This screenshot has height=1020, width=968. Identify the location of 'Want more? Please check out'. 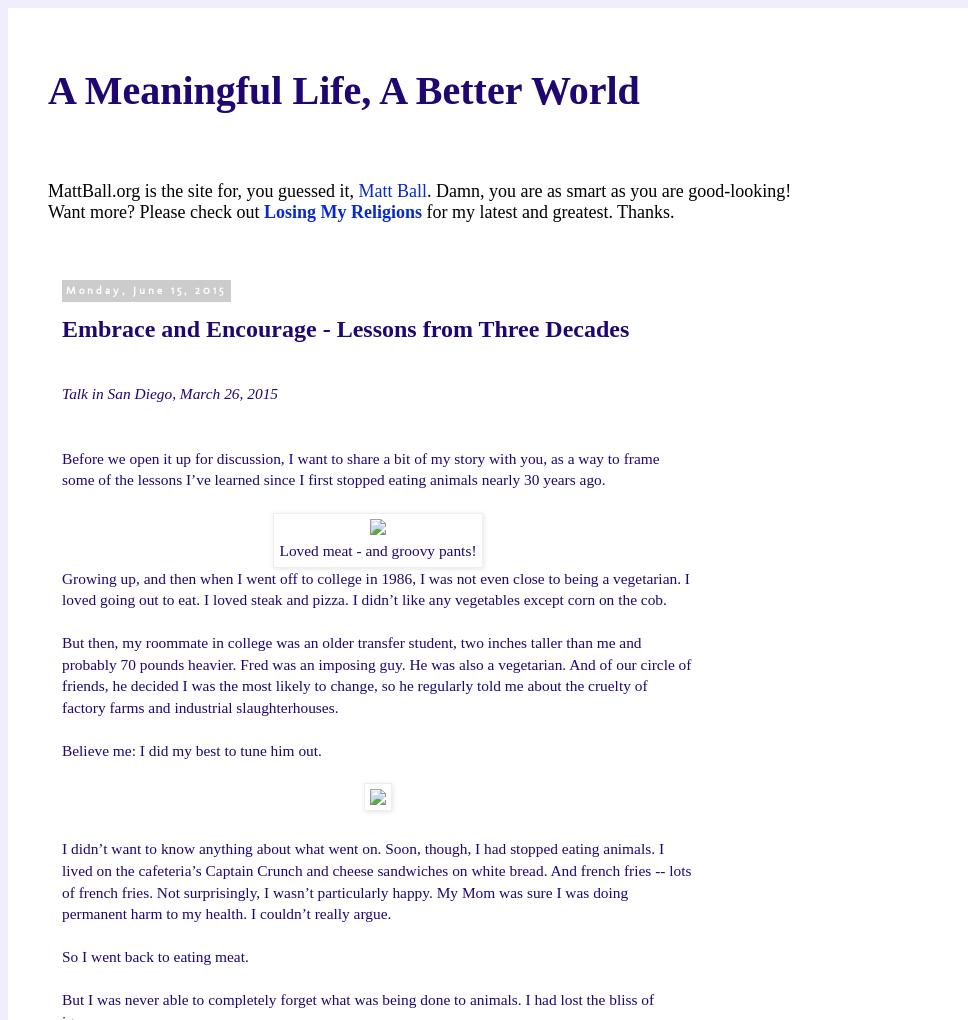
(154, 210).